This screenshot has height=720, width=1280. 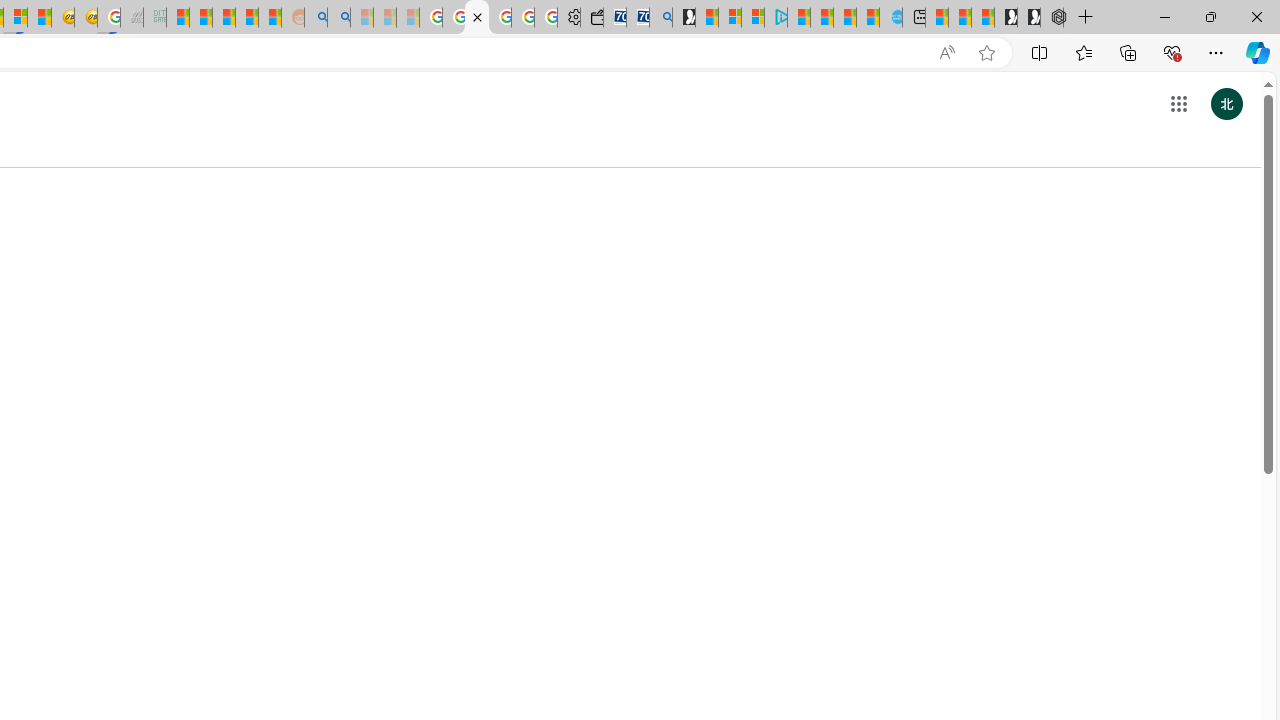 I want to click on 'Class: gb_E', so click(x=1178, y=104).